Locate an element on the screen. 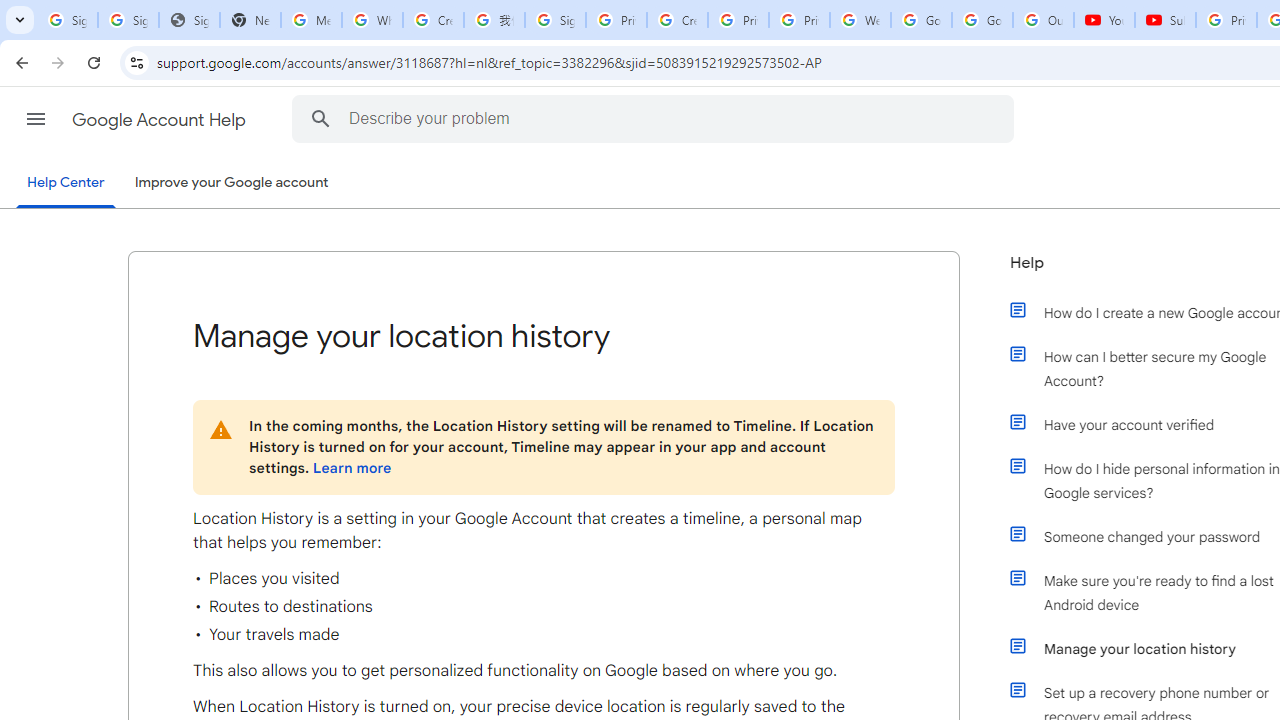 The height and width of the screenshot is (720, 1280). 'Learn more' is located at coordinates (352, 468).